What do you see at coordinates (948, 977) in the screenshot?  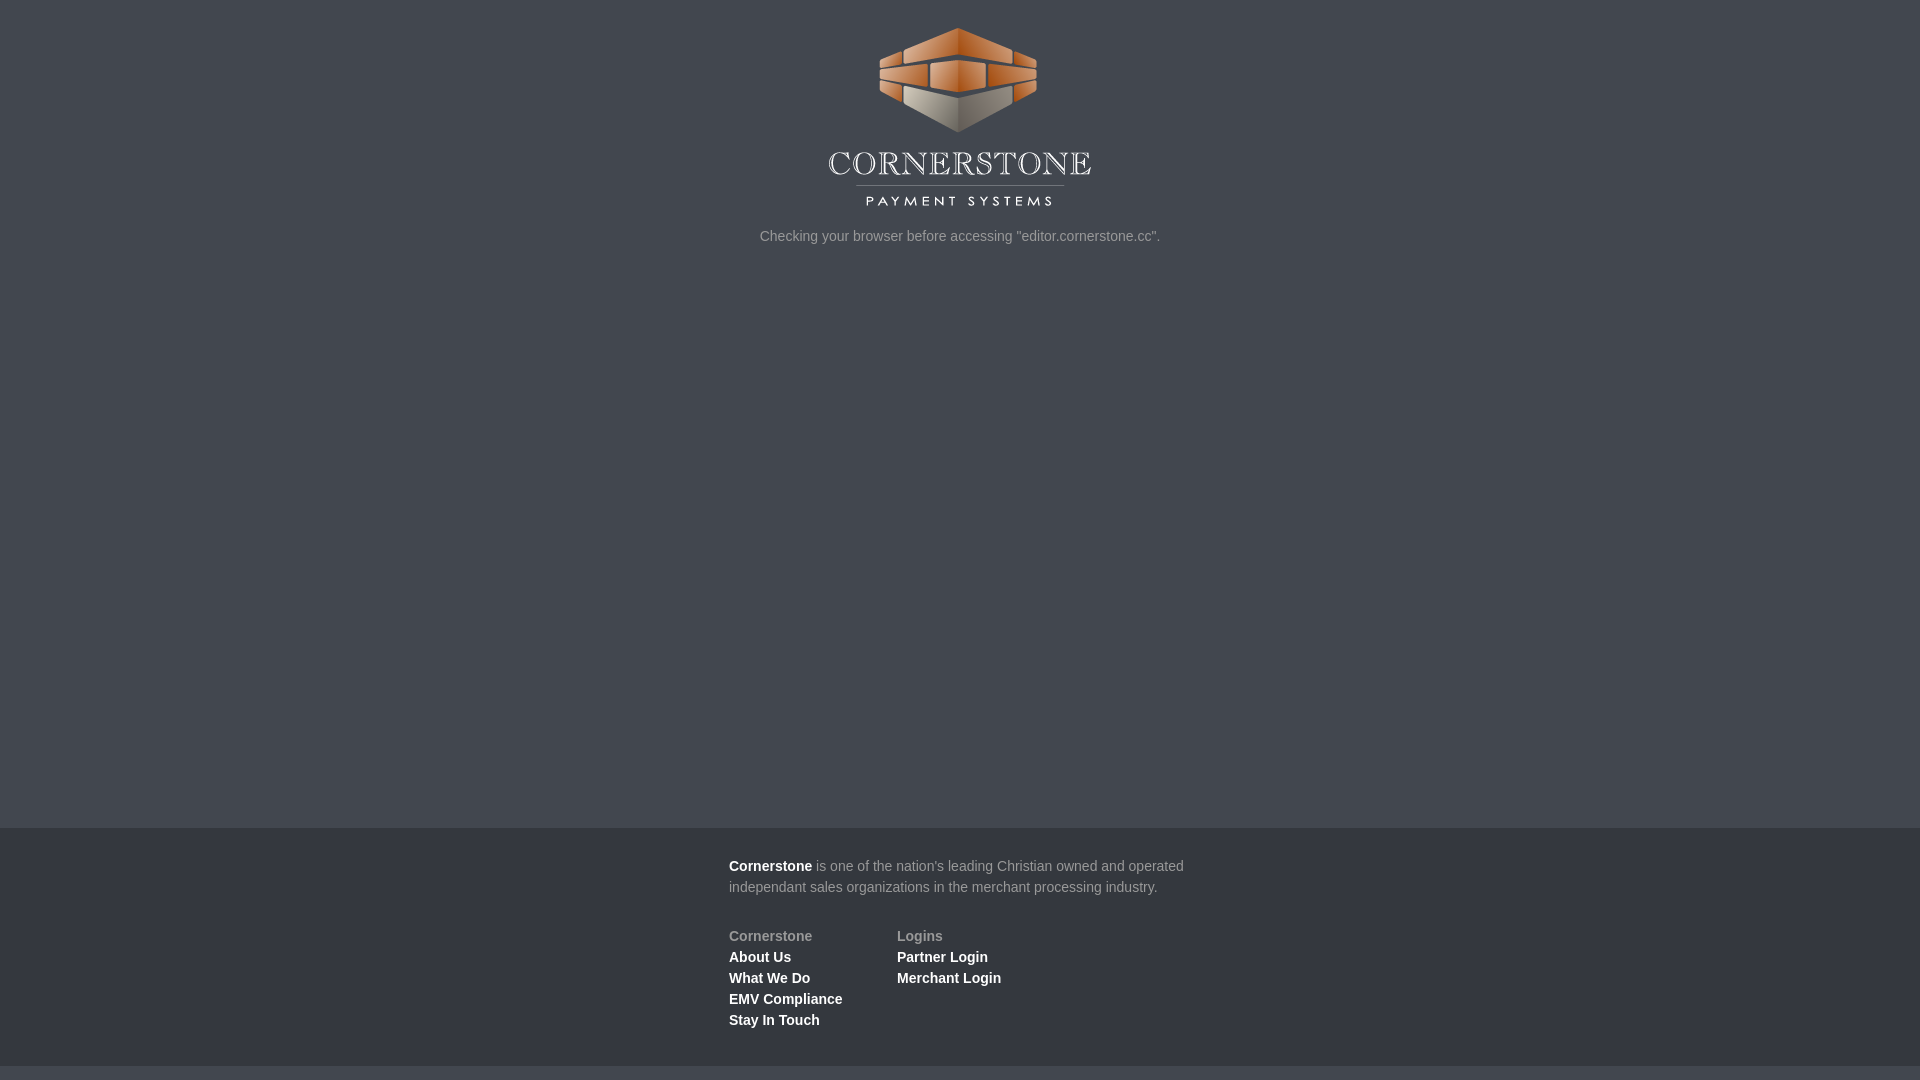 I see `'Merchant Login'` at bounding box center [948, 977].